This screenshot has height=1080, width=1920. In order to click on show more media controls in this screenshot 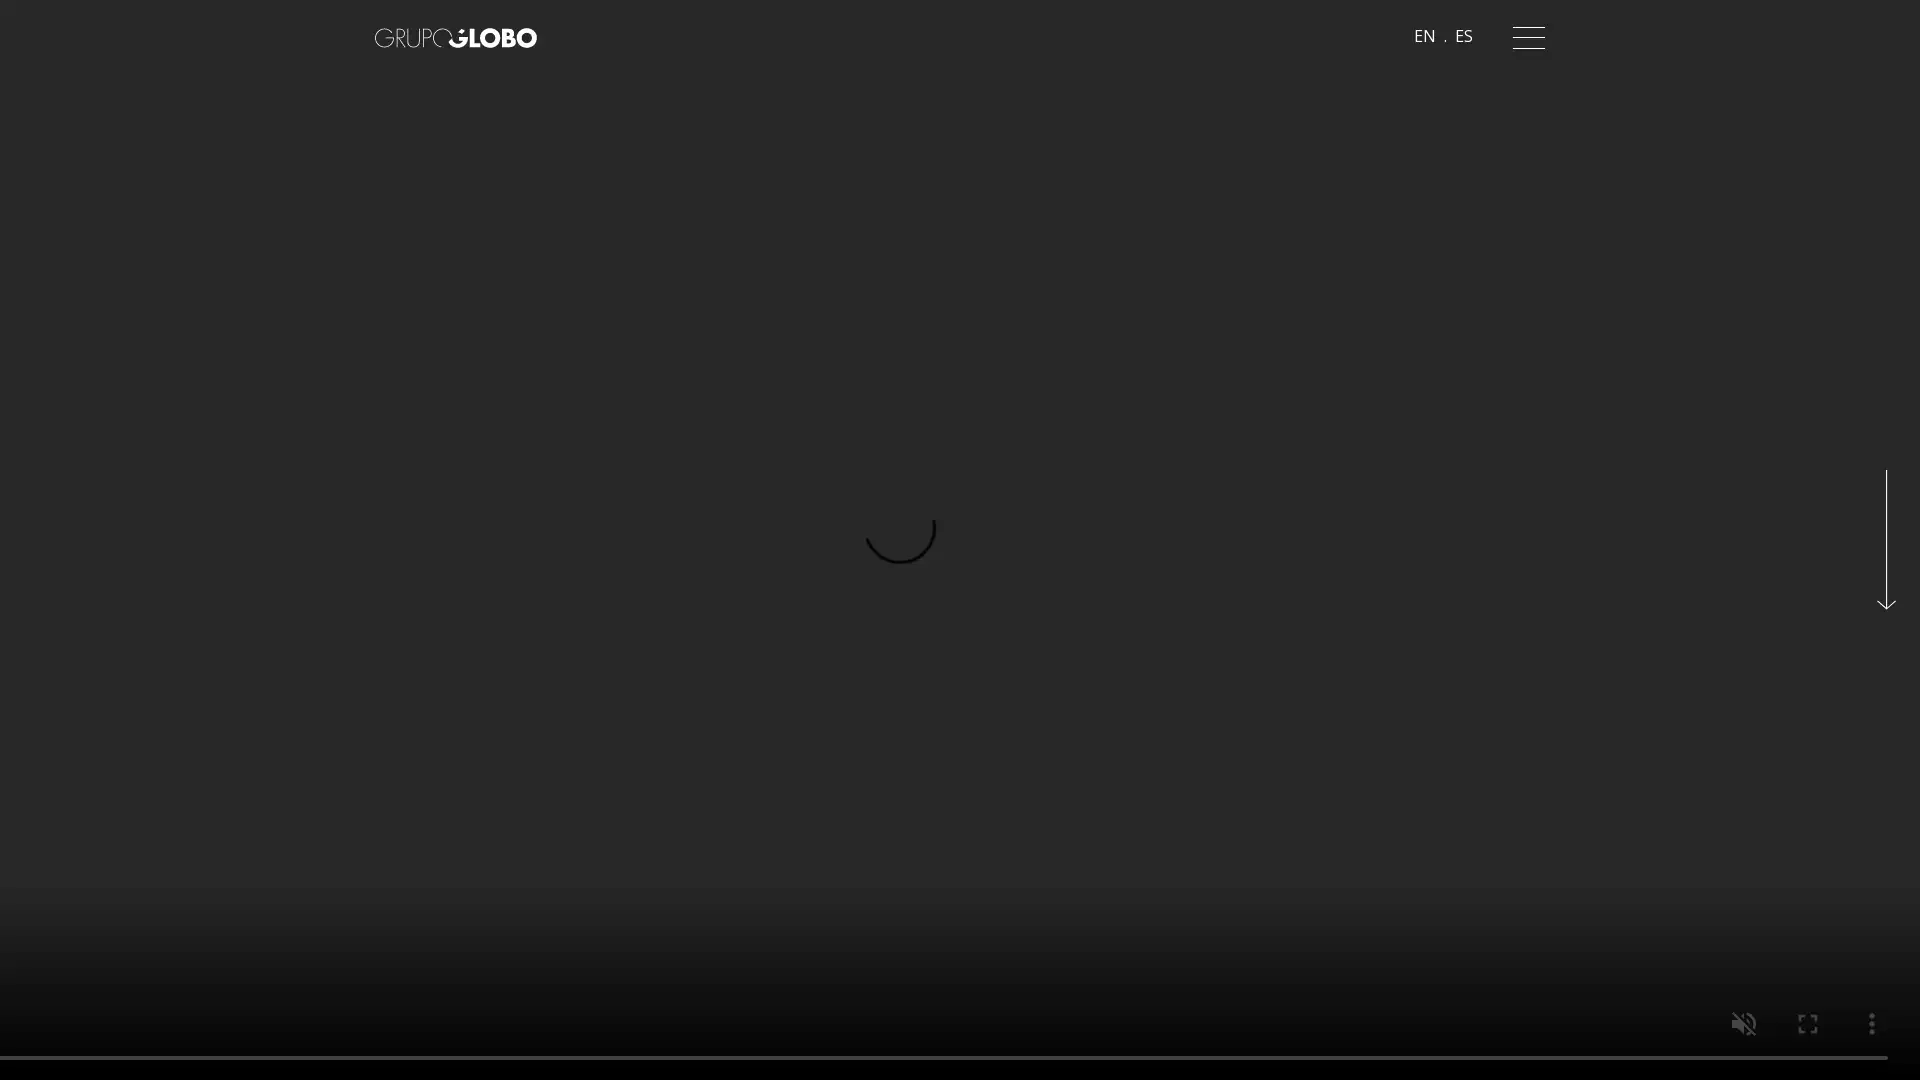, I will do `click(1871, 1023)`.